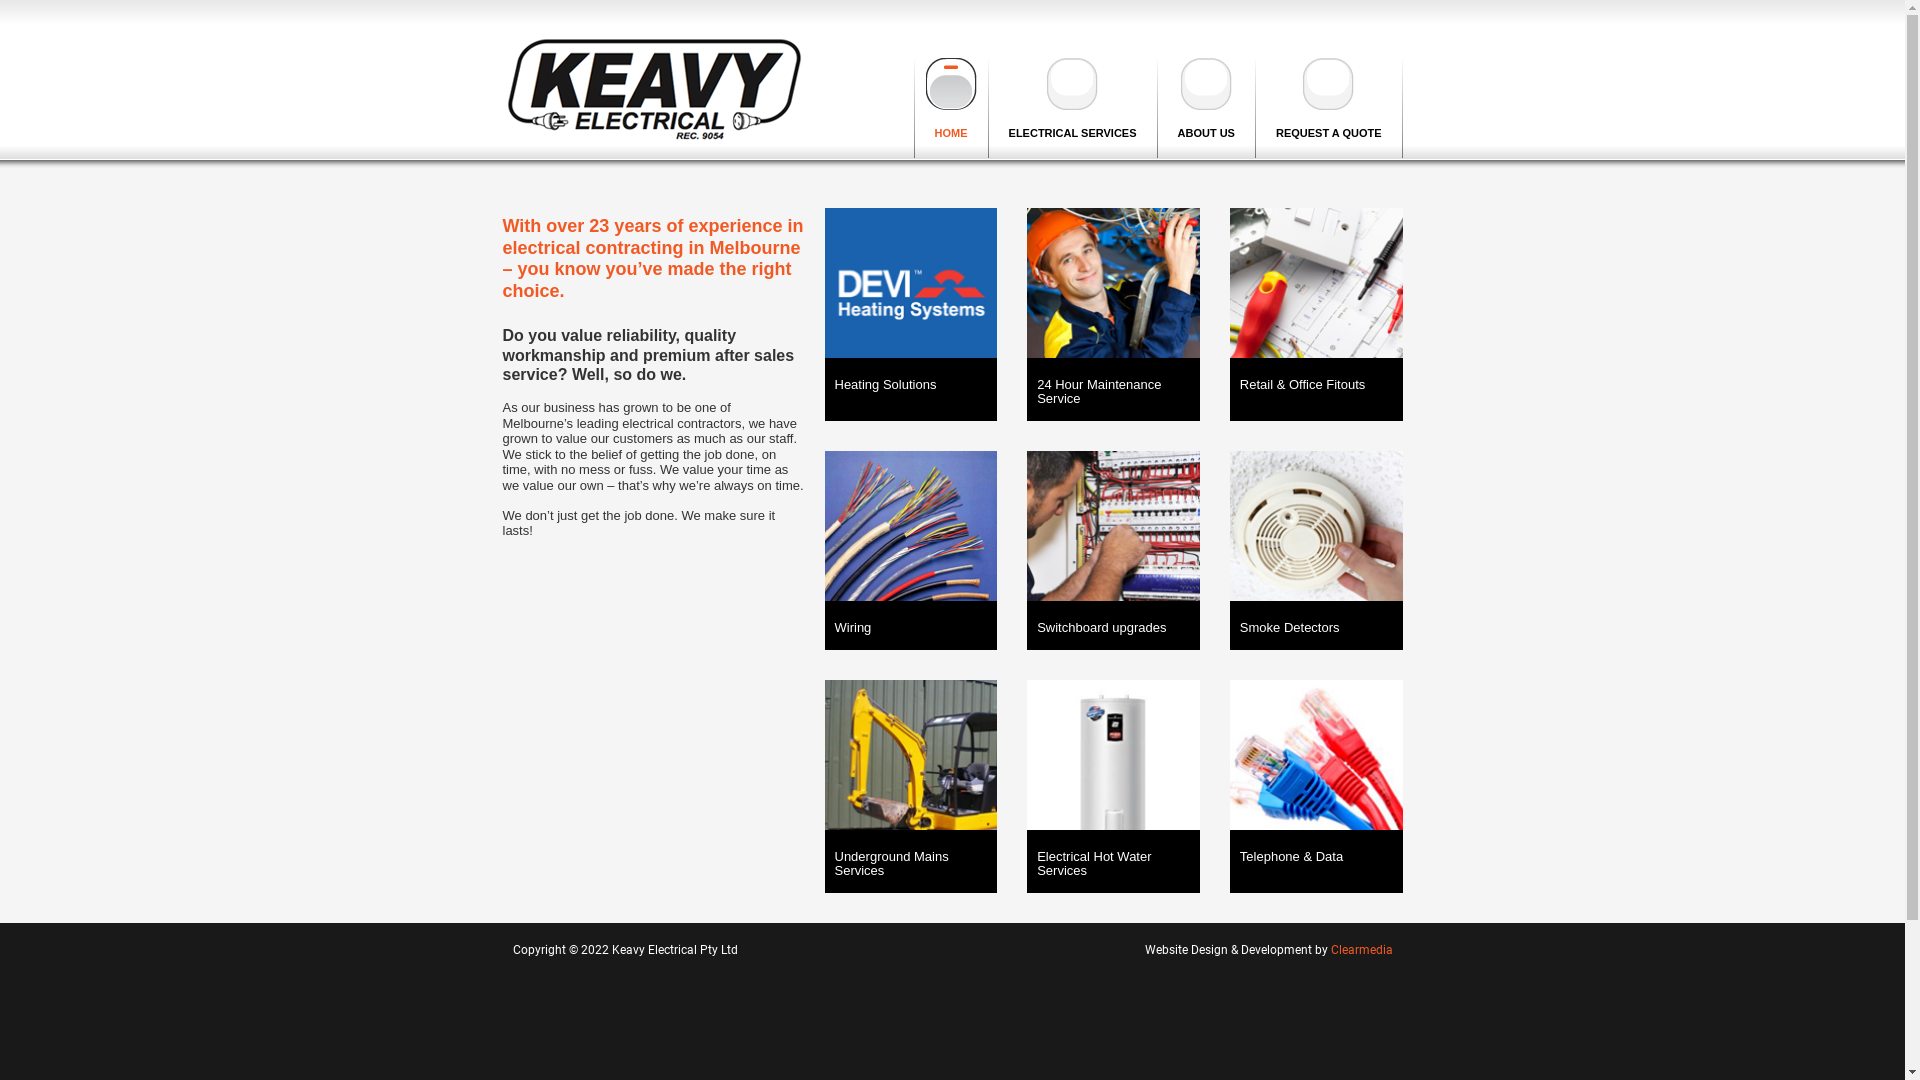  I want to click on 'Heating Solutions', so click(834, 385).